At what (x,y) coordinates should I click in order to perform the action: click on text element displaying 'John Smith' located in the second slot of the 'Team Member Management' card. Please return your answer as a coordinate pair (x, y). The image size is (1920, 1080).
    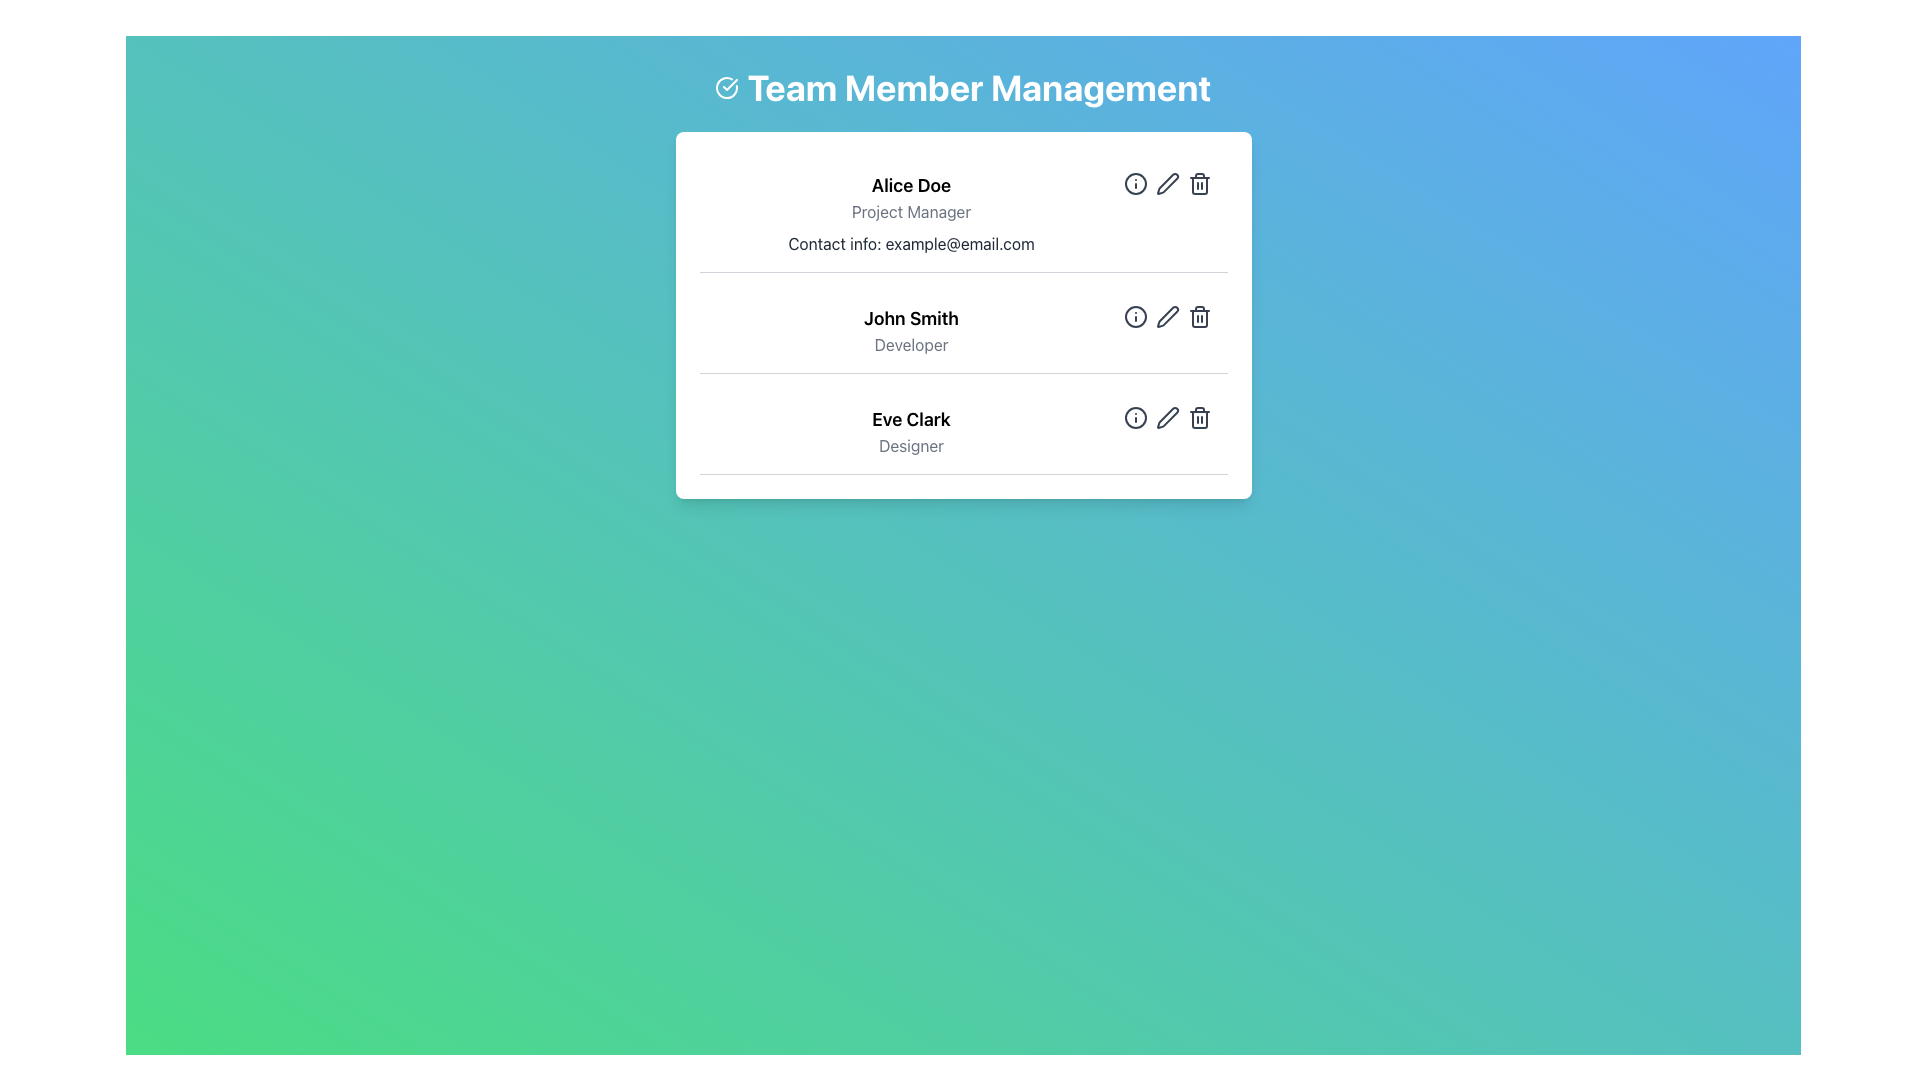
    Looking at the image, I should click on (910, 318).